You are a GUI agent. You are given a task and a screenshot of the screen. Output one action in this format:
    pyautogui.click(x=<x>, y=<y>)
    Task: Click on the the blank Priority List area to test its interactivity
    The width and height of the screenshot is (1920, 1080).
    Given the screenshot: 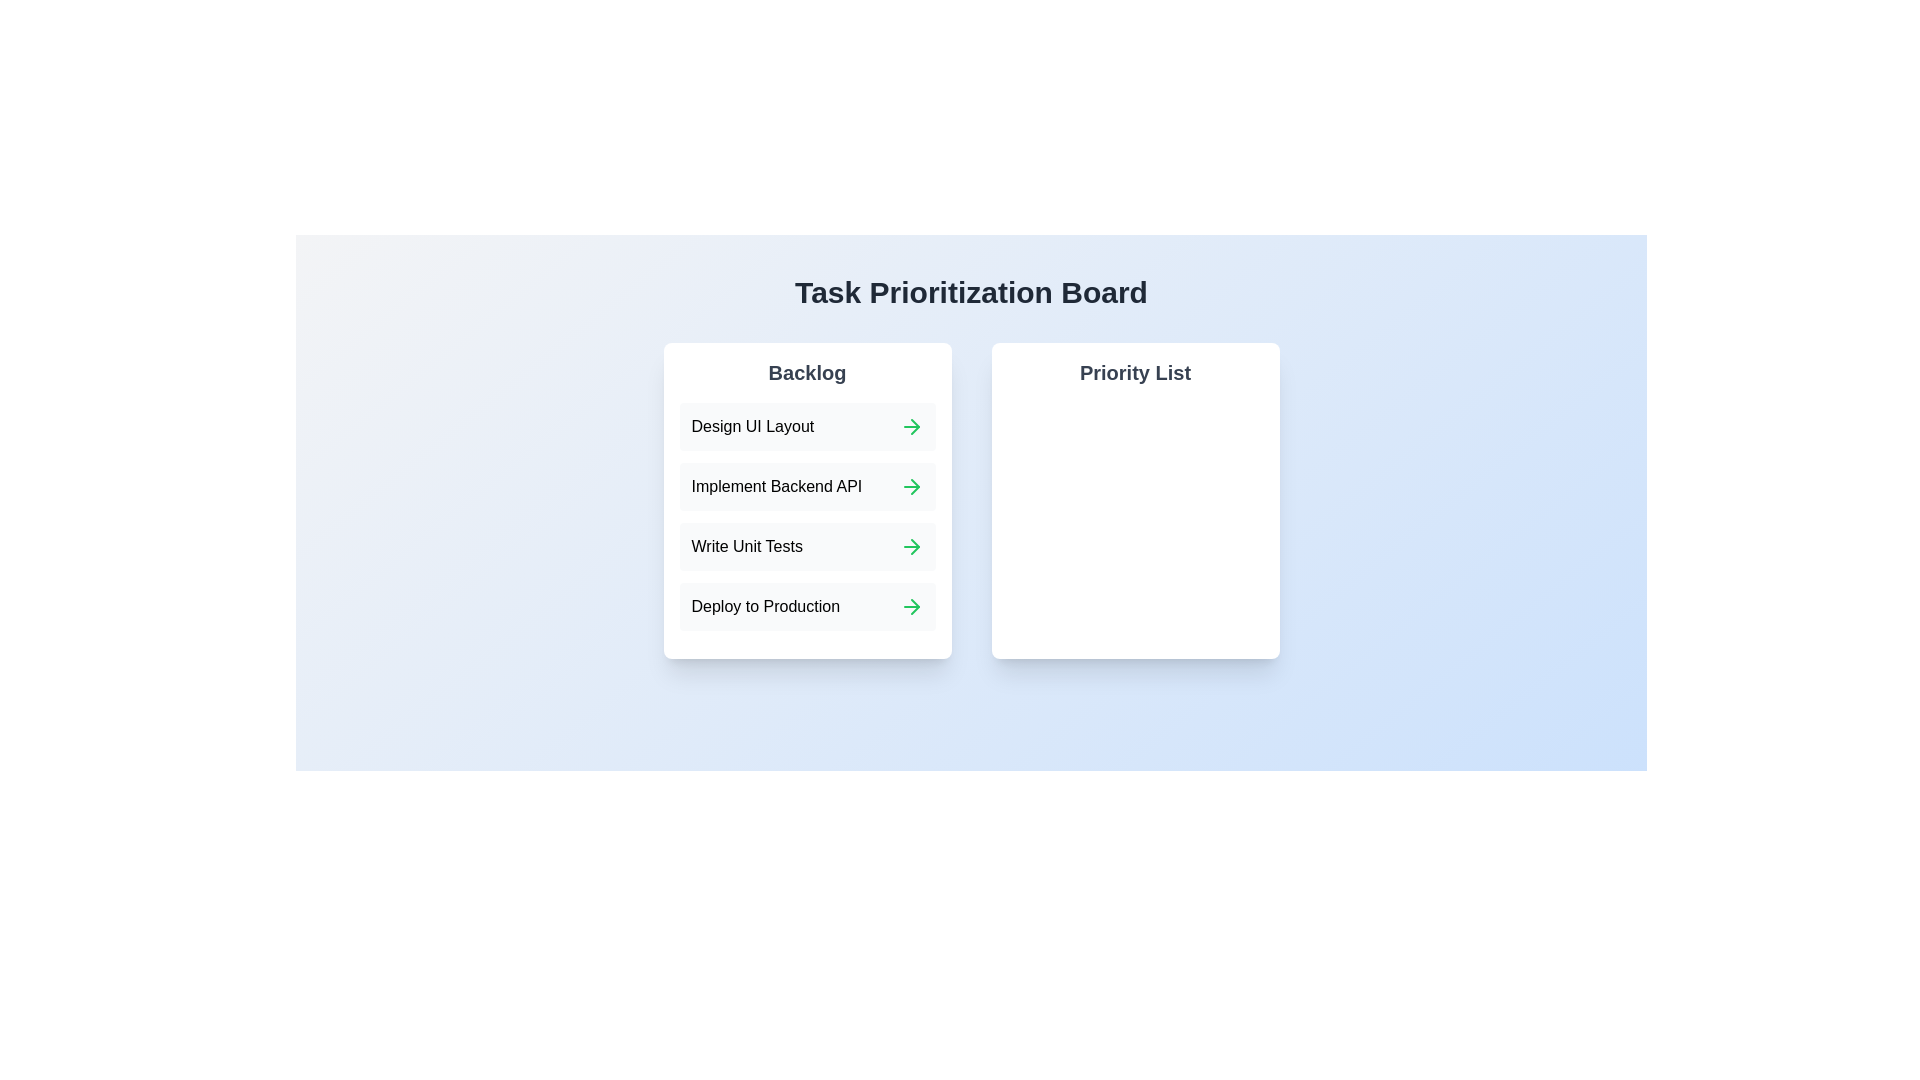 What is the action you would take?
    pyautogui.click(x=1135, y=500)
    